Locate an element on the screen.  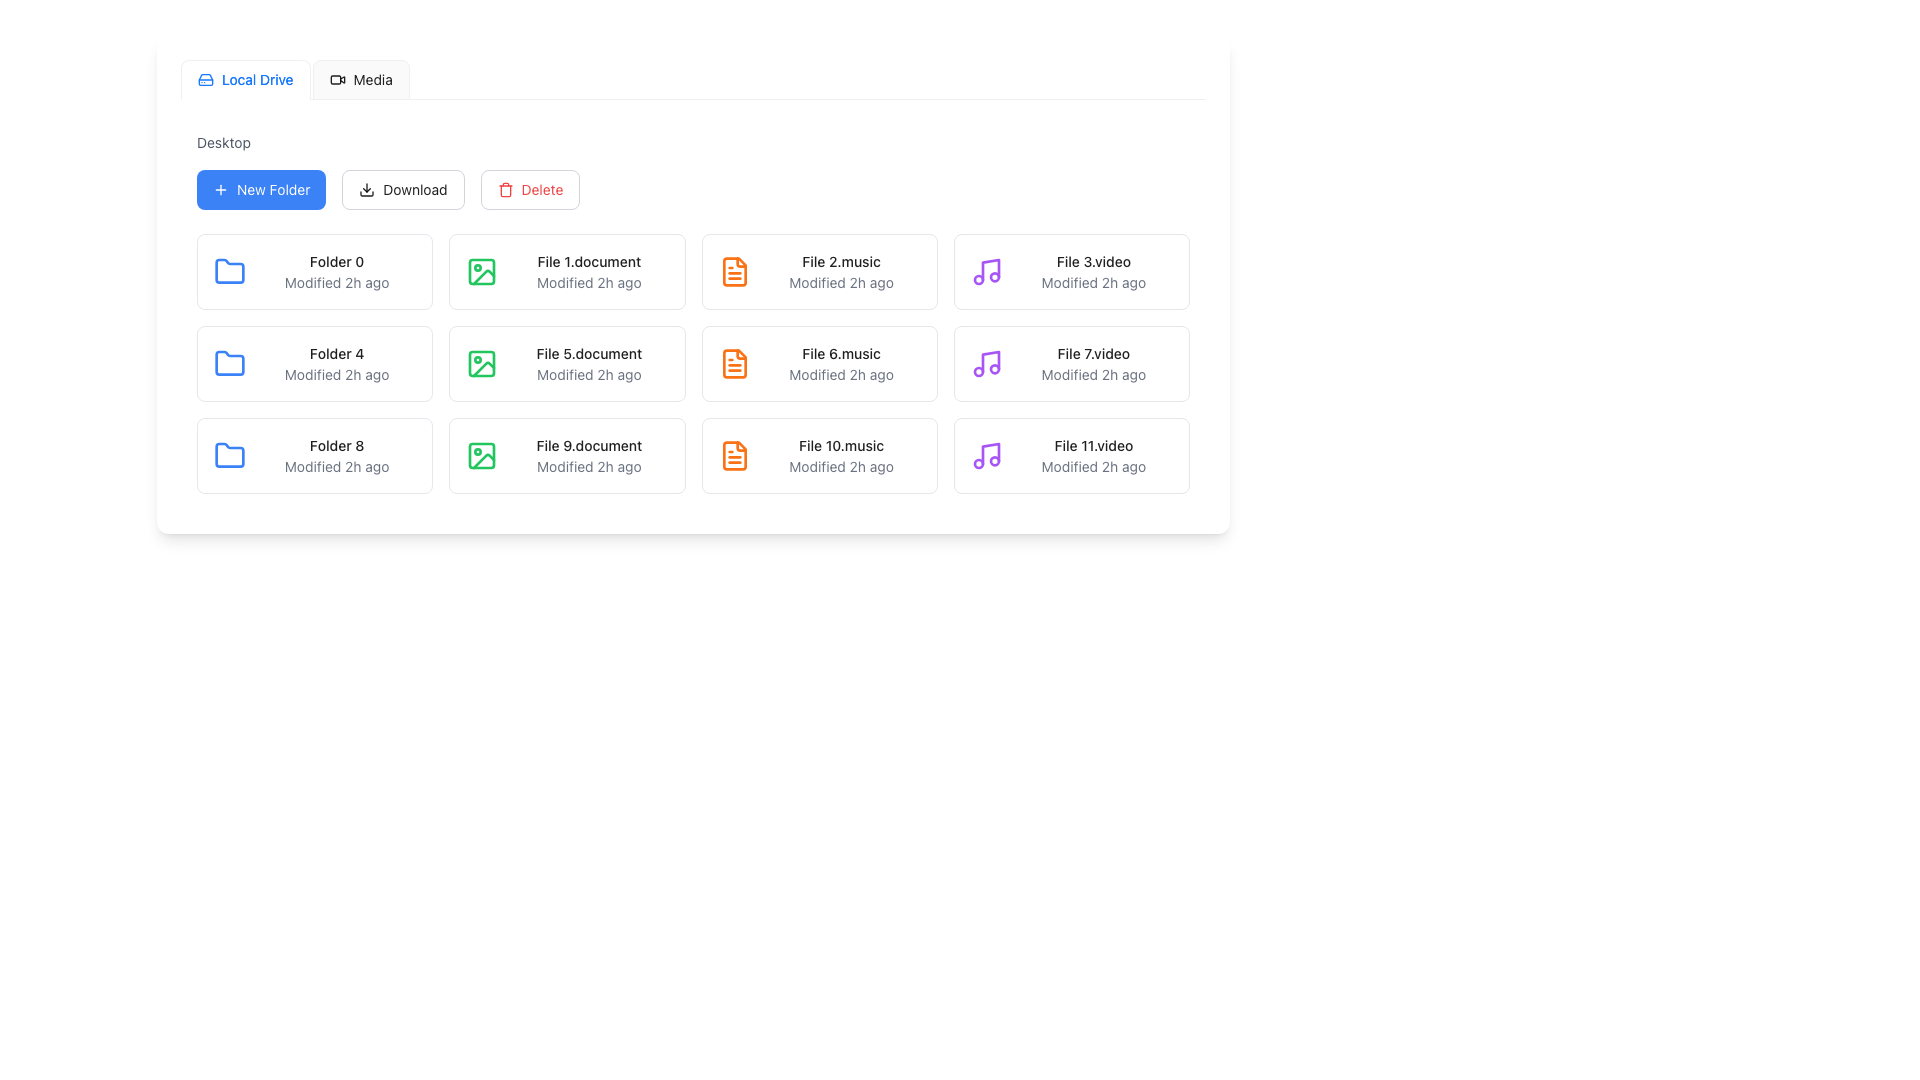
the download icon located on the left side of the 'Download' button in the toolbar area is located at coordinates (367, 189).